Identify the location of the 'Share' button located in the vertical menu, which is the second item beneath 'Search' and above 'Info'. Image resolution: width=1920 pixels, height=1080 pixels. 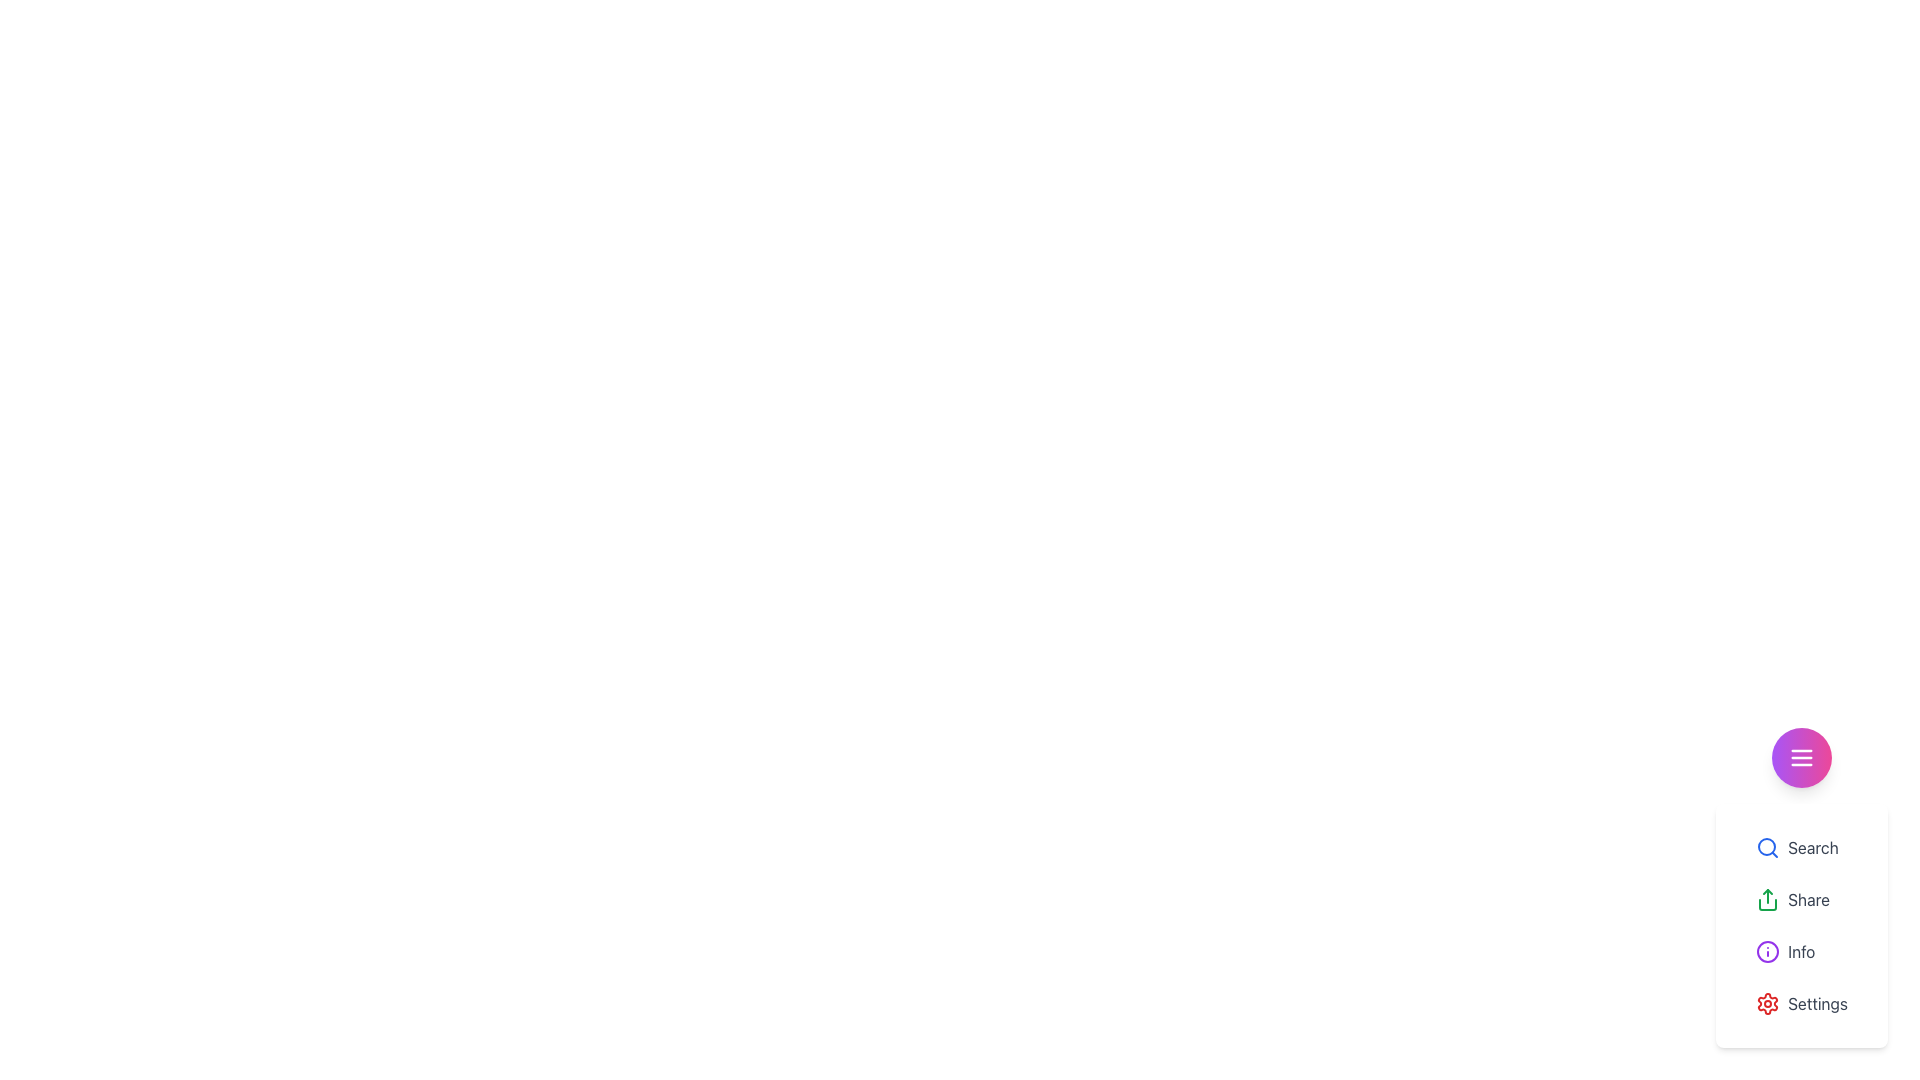
(1802, 925).